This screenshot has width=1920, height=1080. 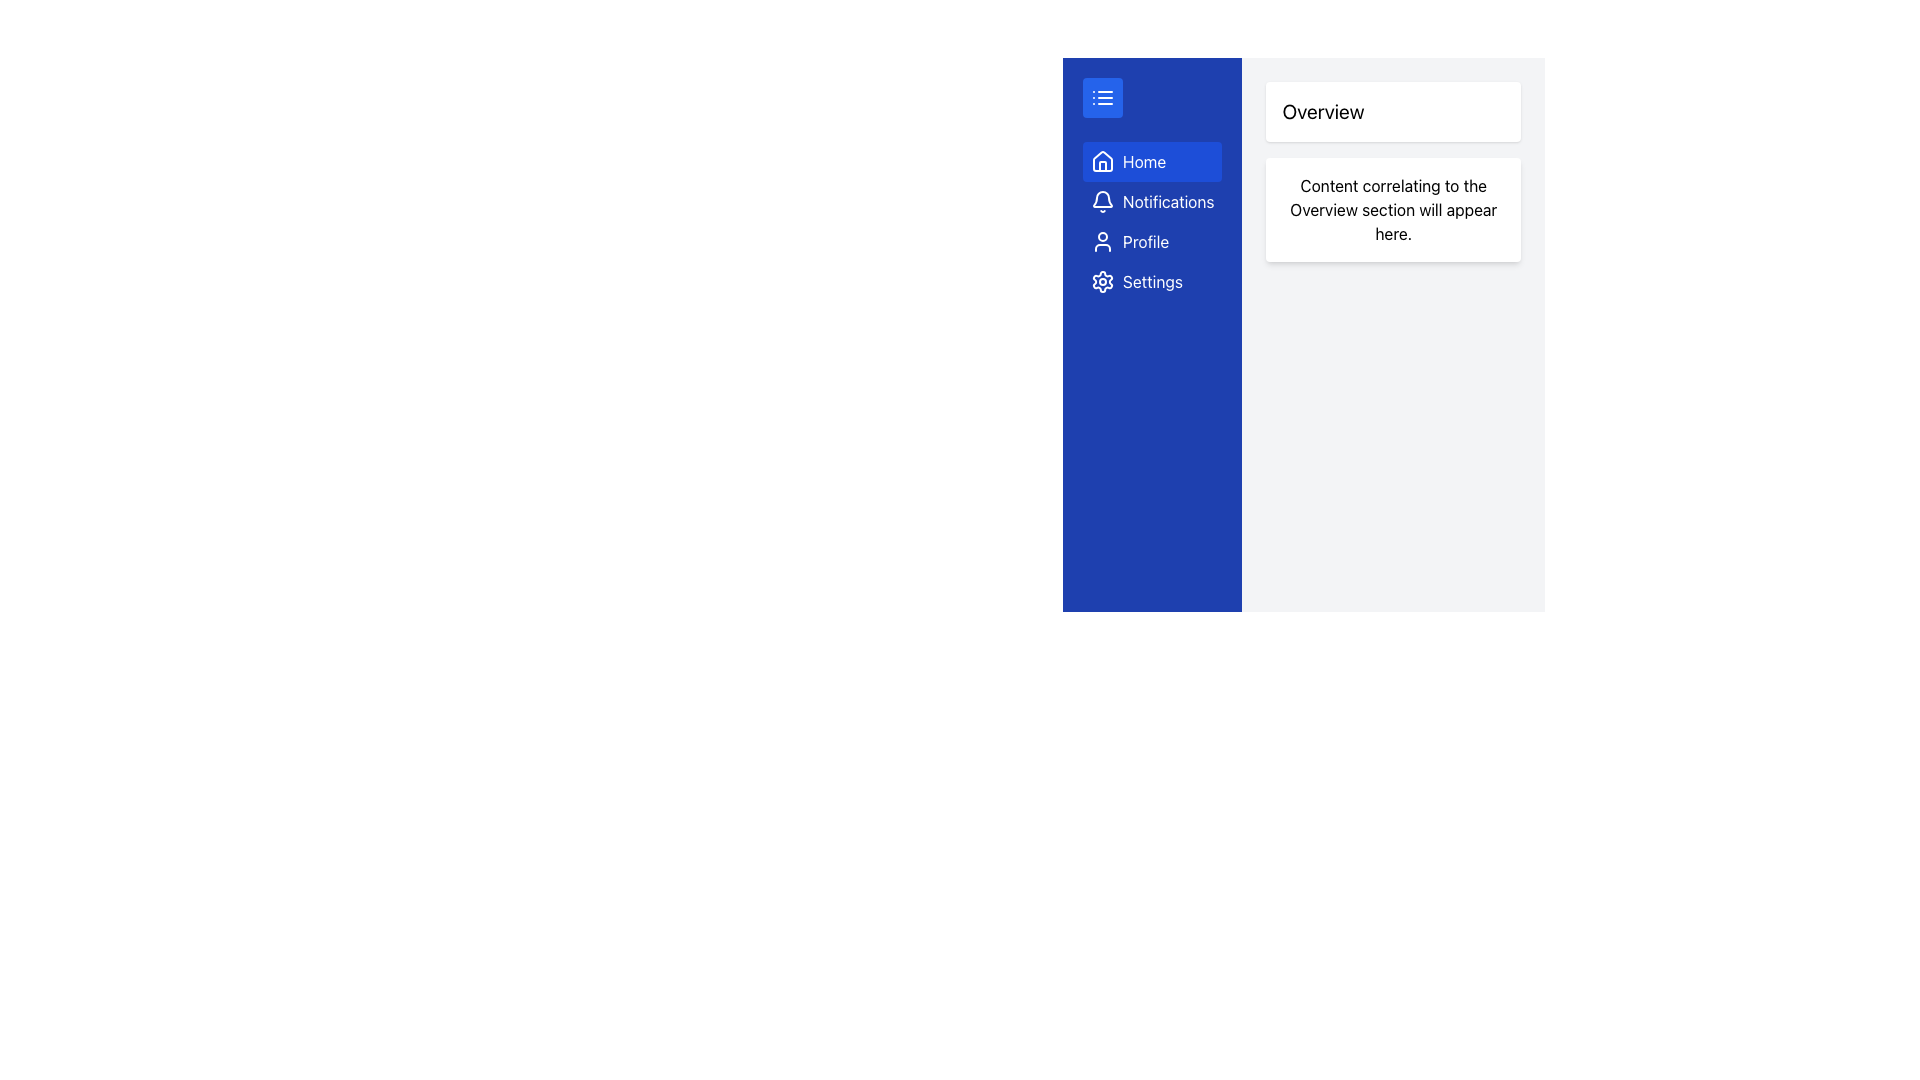 I want to click on the distinctive house-like icon with a triangular roof and rectangular base located in the left-hand sidebar, specifically as the second element under the home menu option, so click(x=1102, y=160).